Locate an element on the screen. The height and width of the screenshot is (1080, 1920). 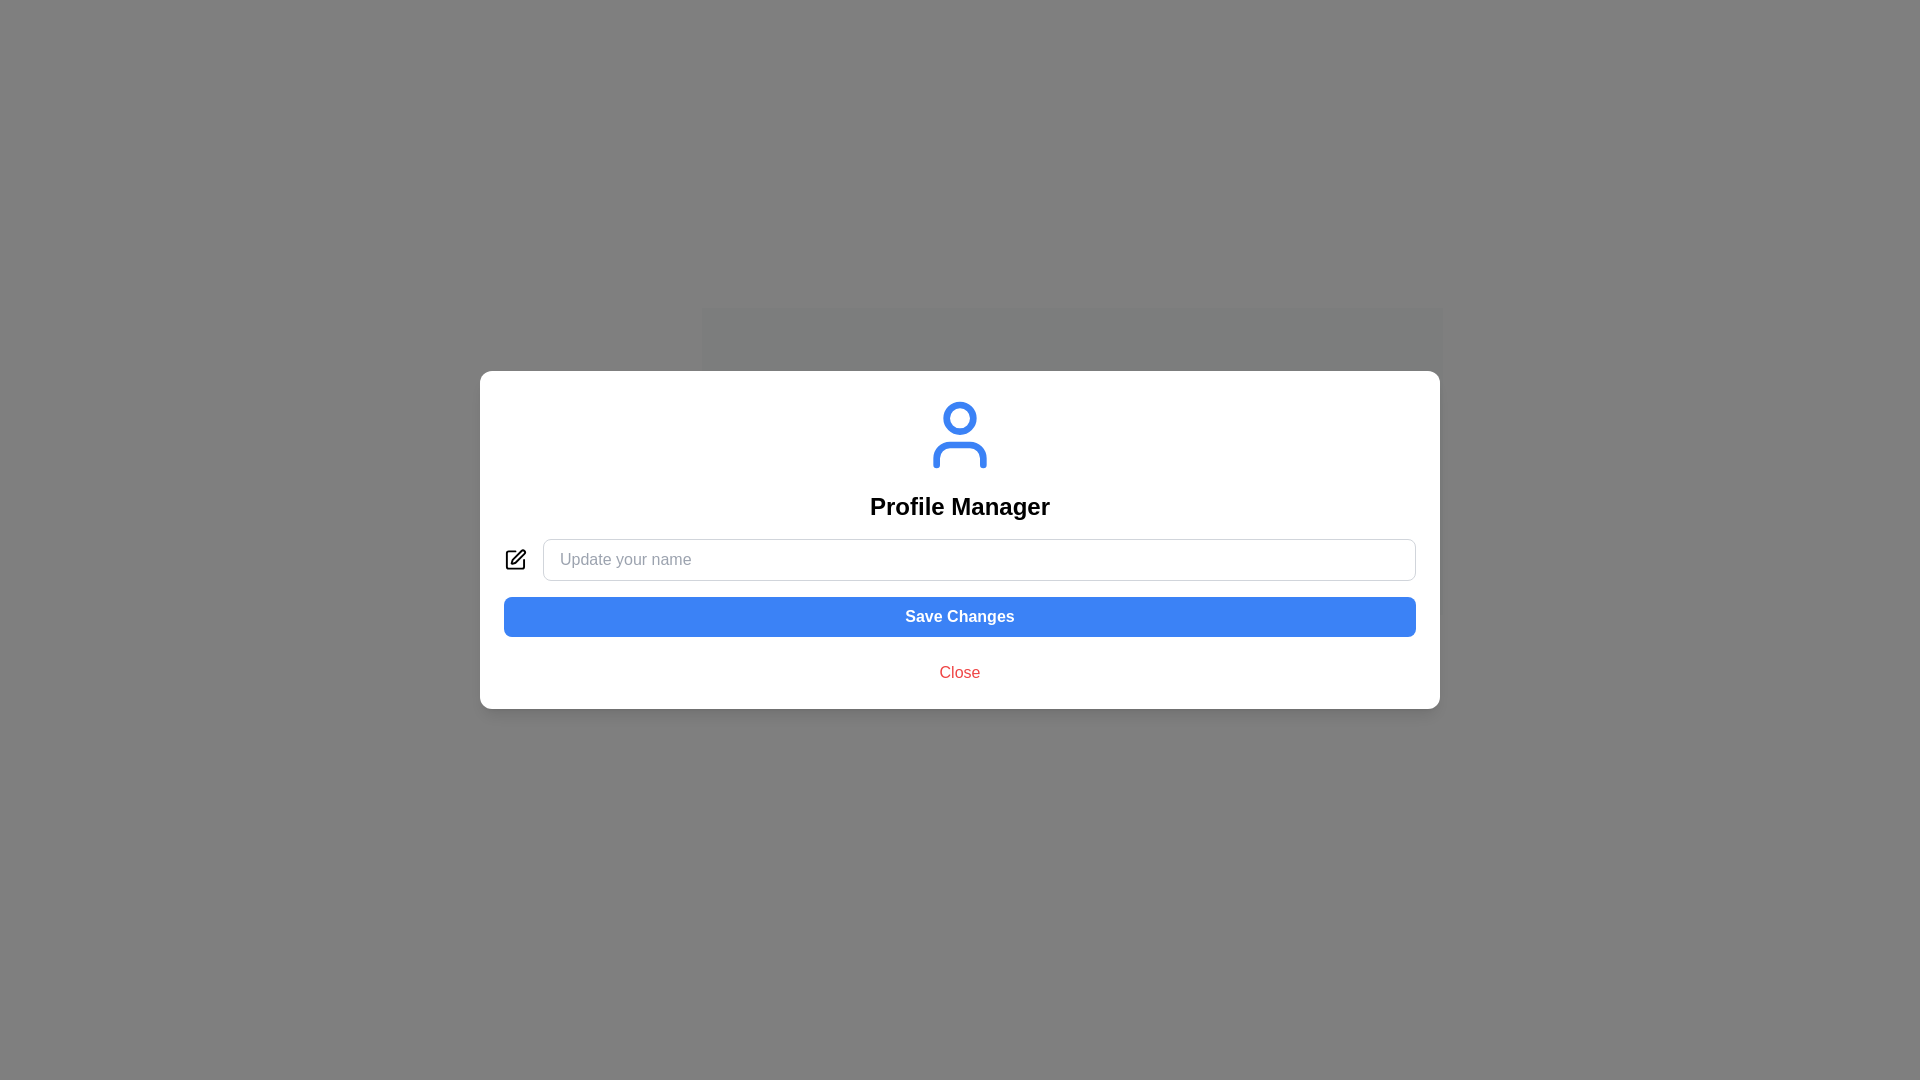
the circular user icon element at the top-central part of the icon, which represents the head of a person in an abstract depiction is located at coordinates (960, 416).